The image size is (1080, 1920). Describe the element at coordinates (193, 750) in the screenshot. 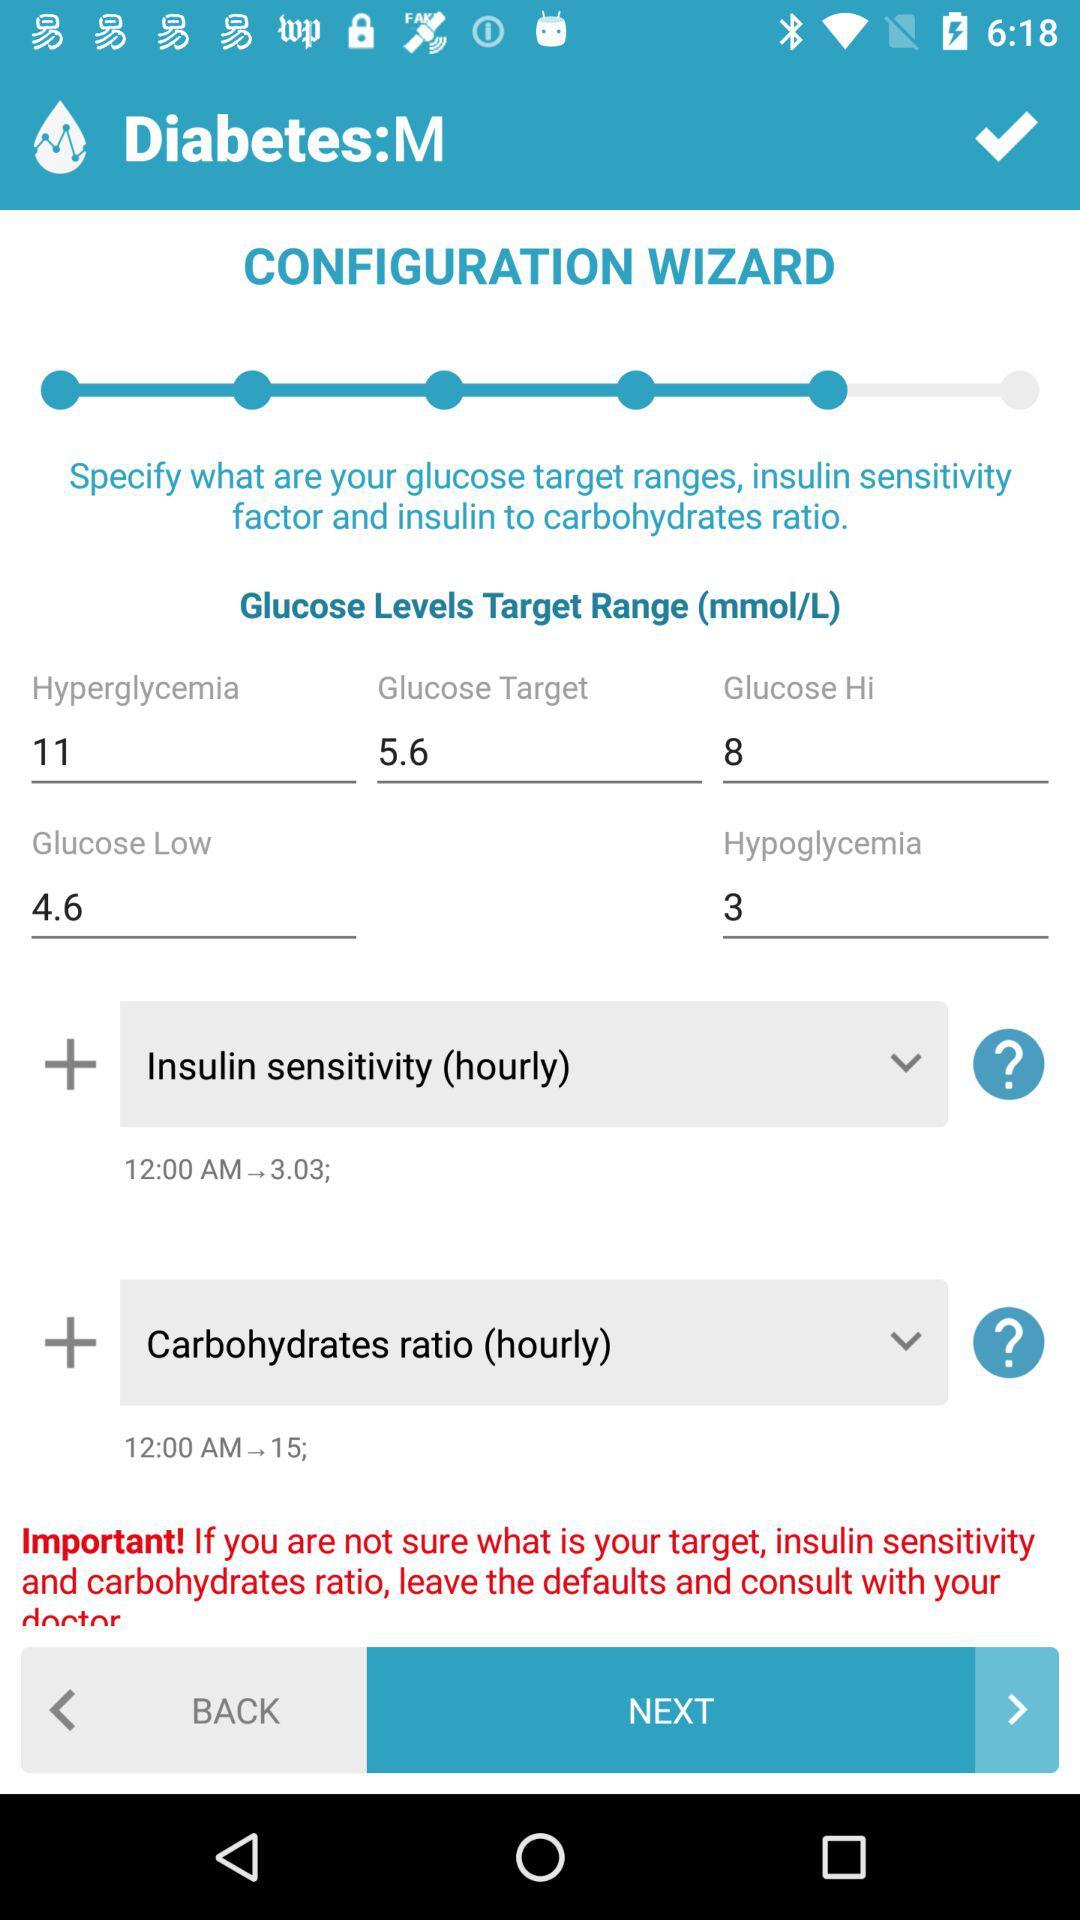

I see `the item below glucose levels target` at that location.